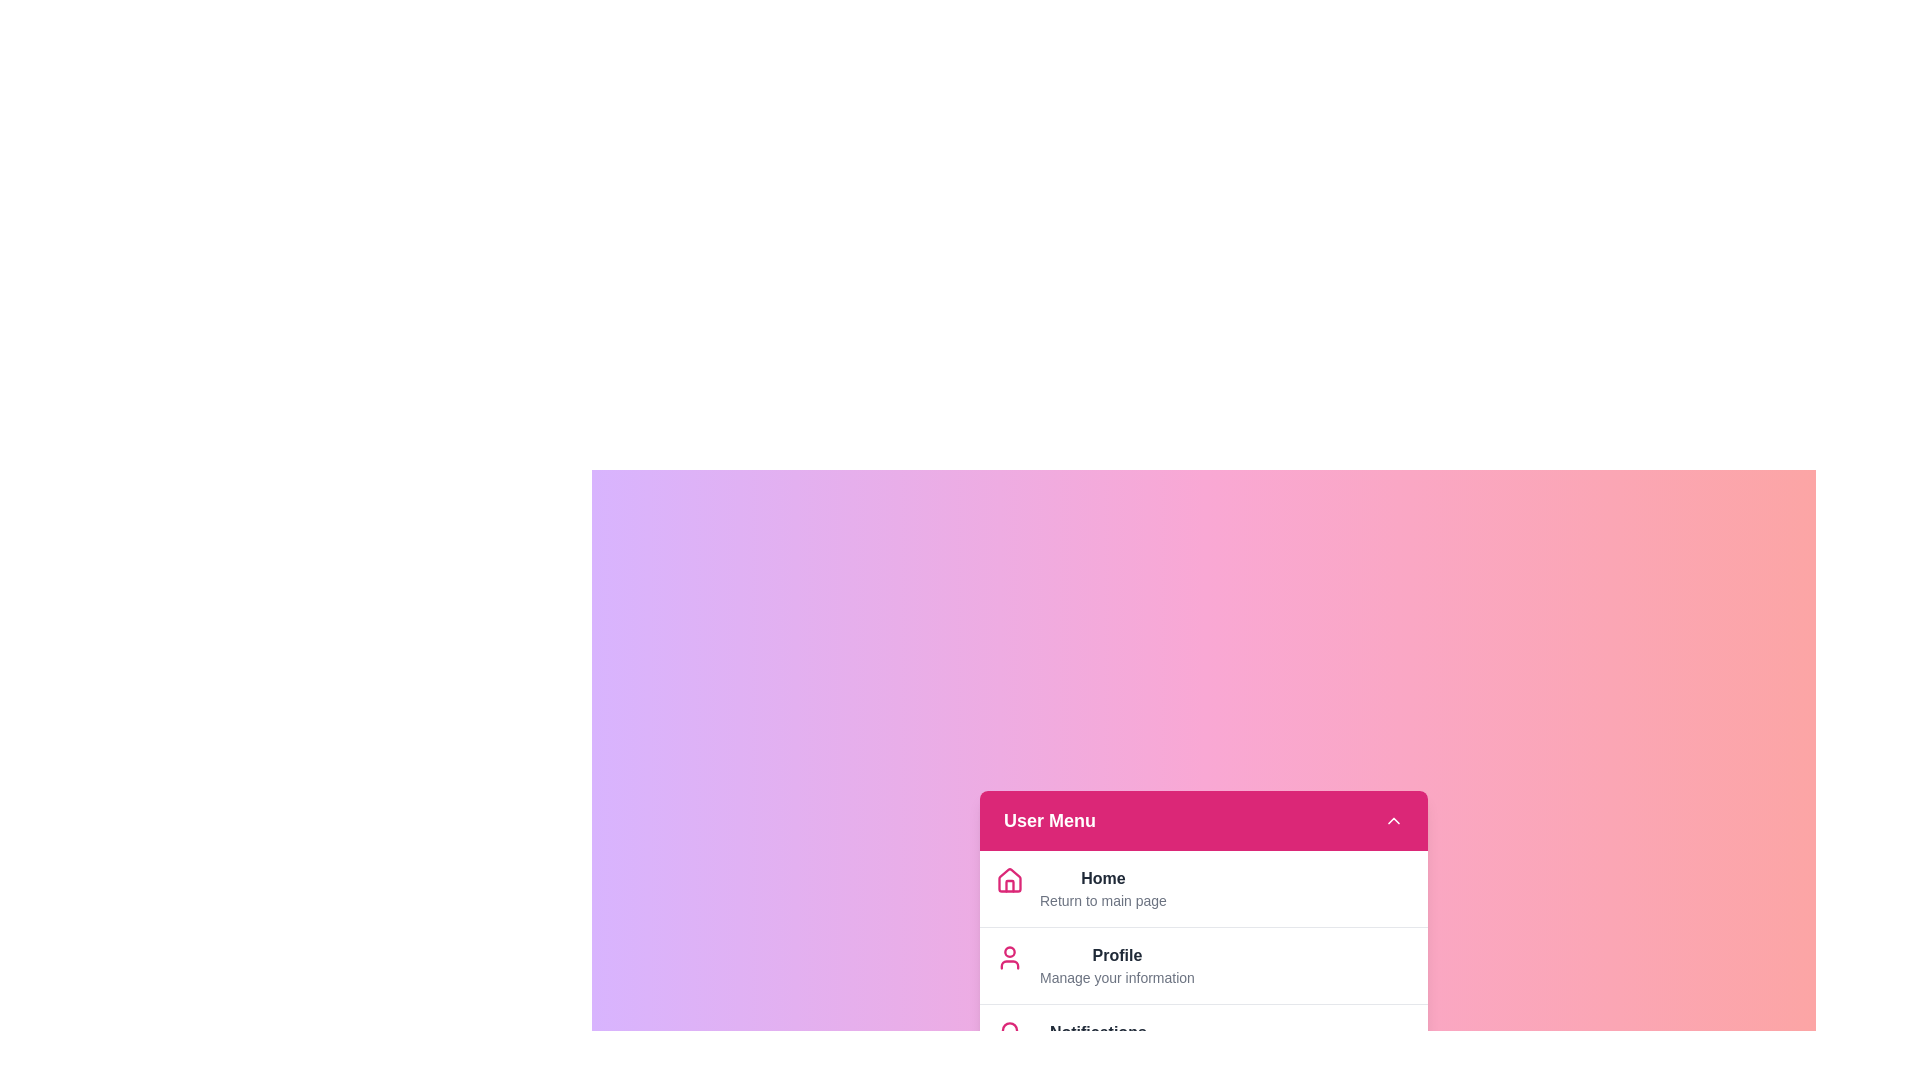 This screenshot has height=1080, width=1920. I want to click on the menu item Home from the EnhancedUserMenu, so click(1102, 877).